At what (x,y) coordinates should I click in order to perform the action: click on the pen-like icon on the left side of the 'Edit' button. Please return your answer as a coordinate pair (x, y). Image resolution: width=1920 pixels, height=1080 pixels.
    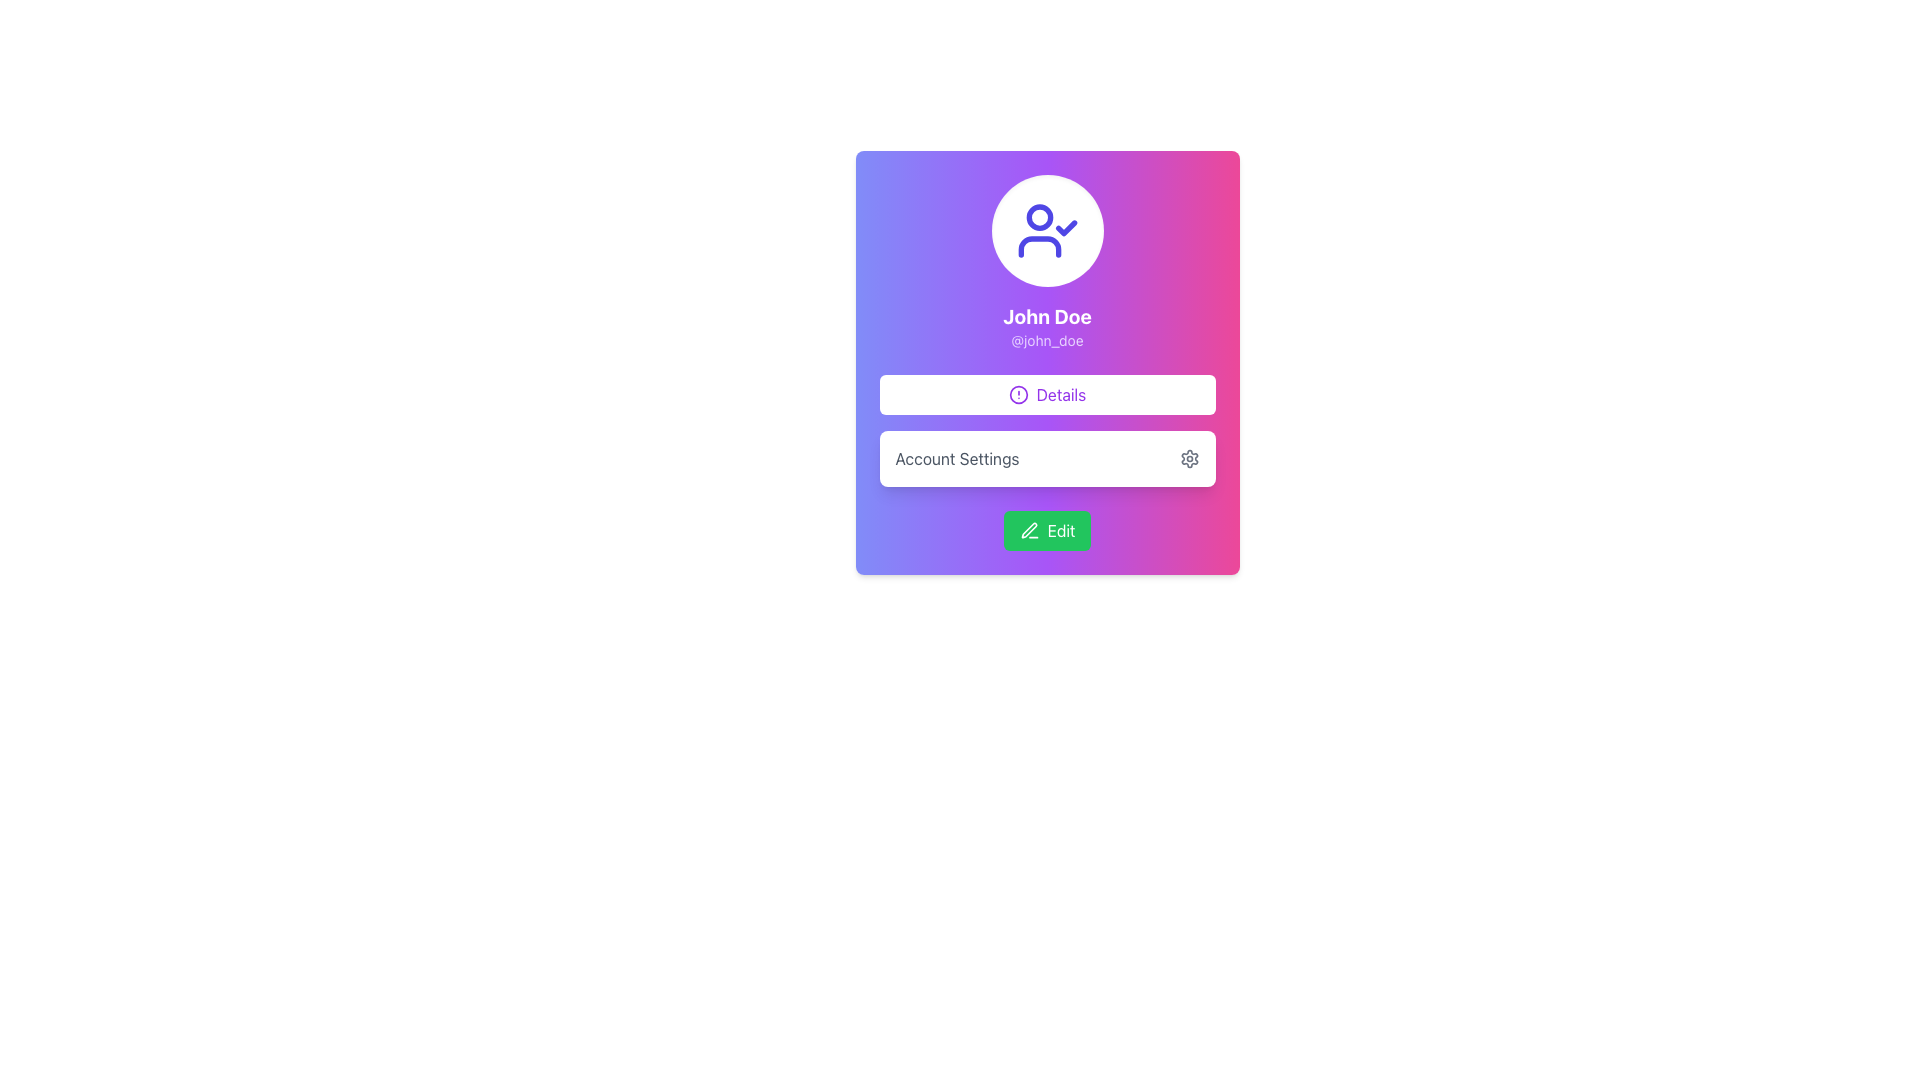
    Looking at the image, I should click on (1029, 530).